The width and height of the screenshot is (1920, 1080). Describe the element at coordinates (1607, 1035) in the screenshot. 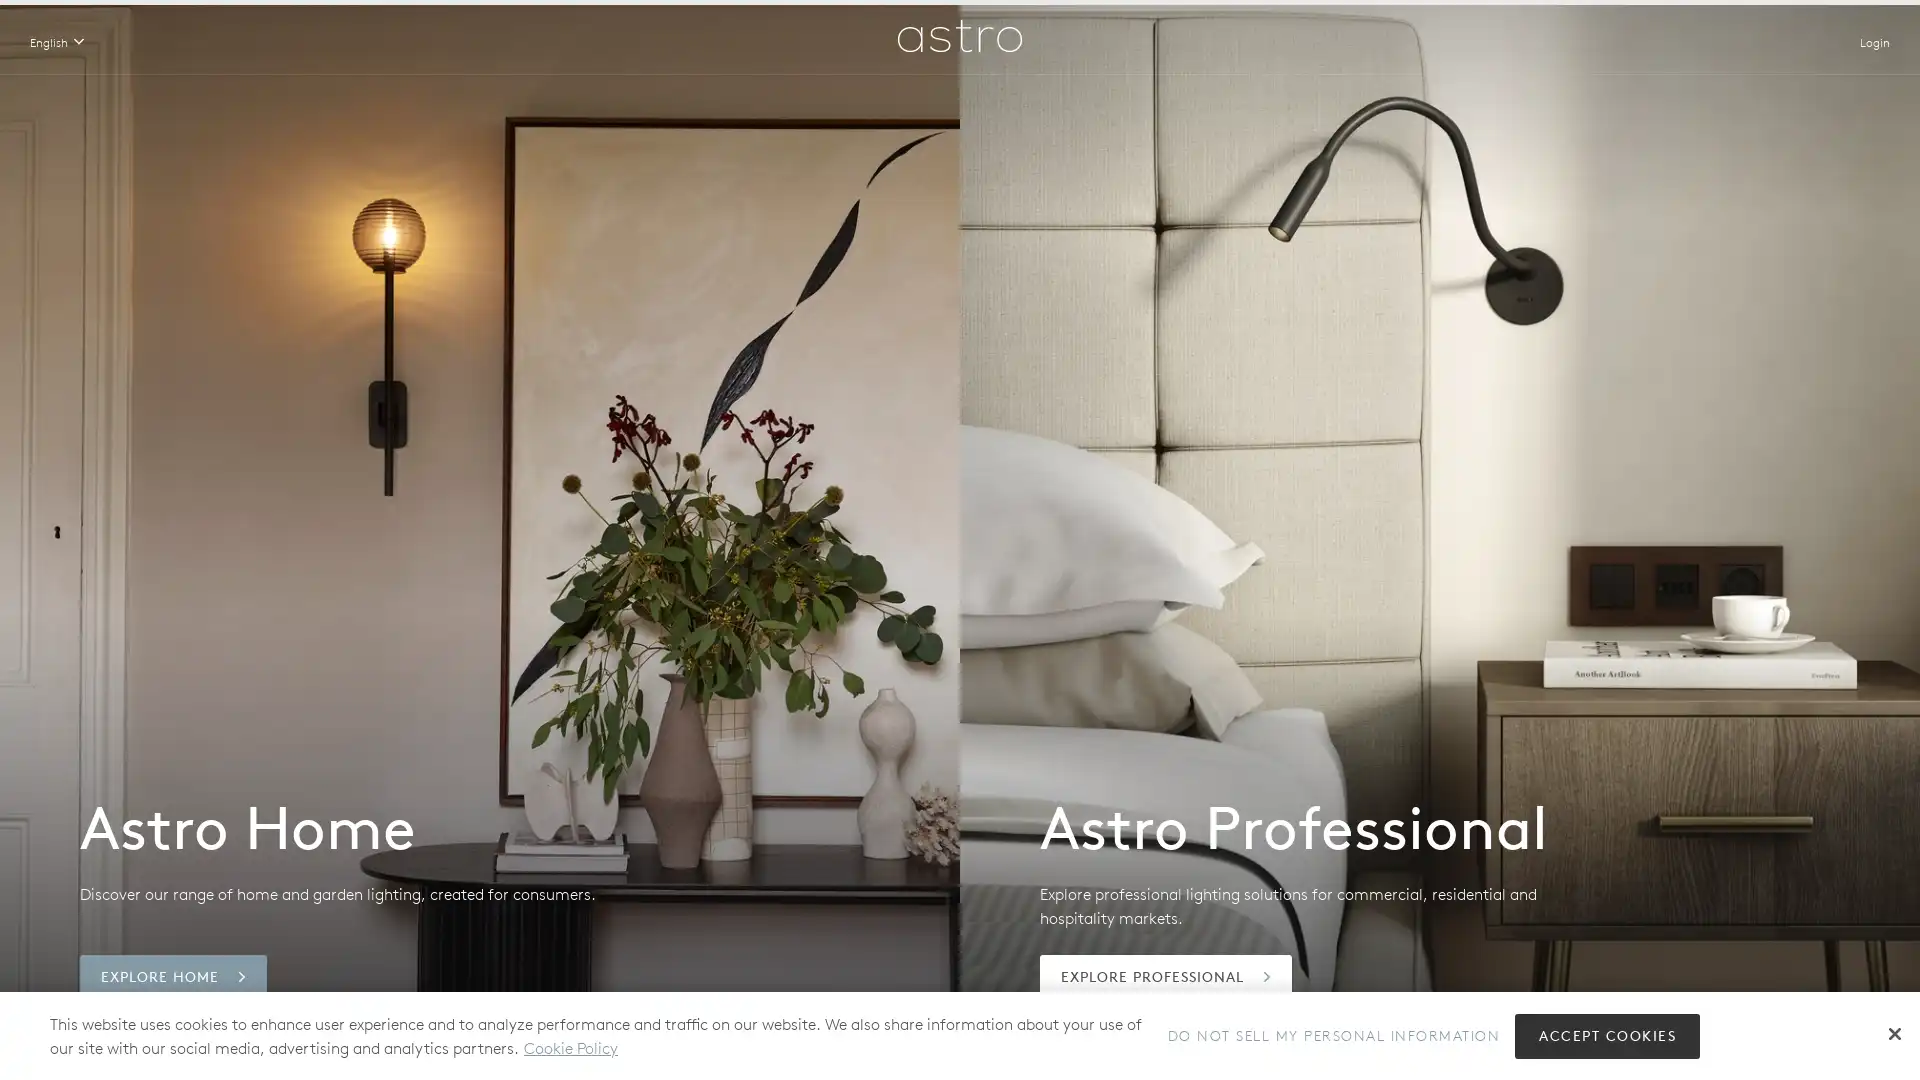

I see `ACCEPT COOKIES` at that location.